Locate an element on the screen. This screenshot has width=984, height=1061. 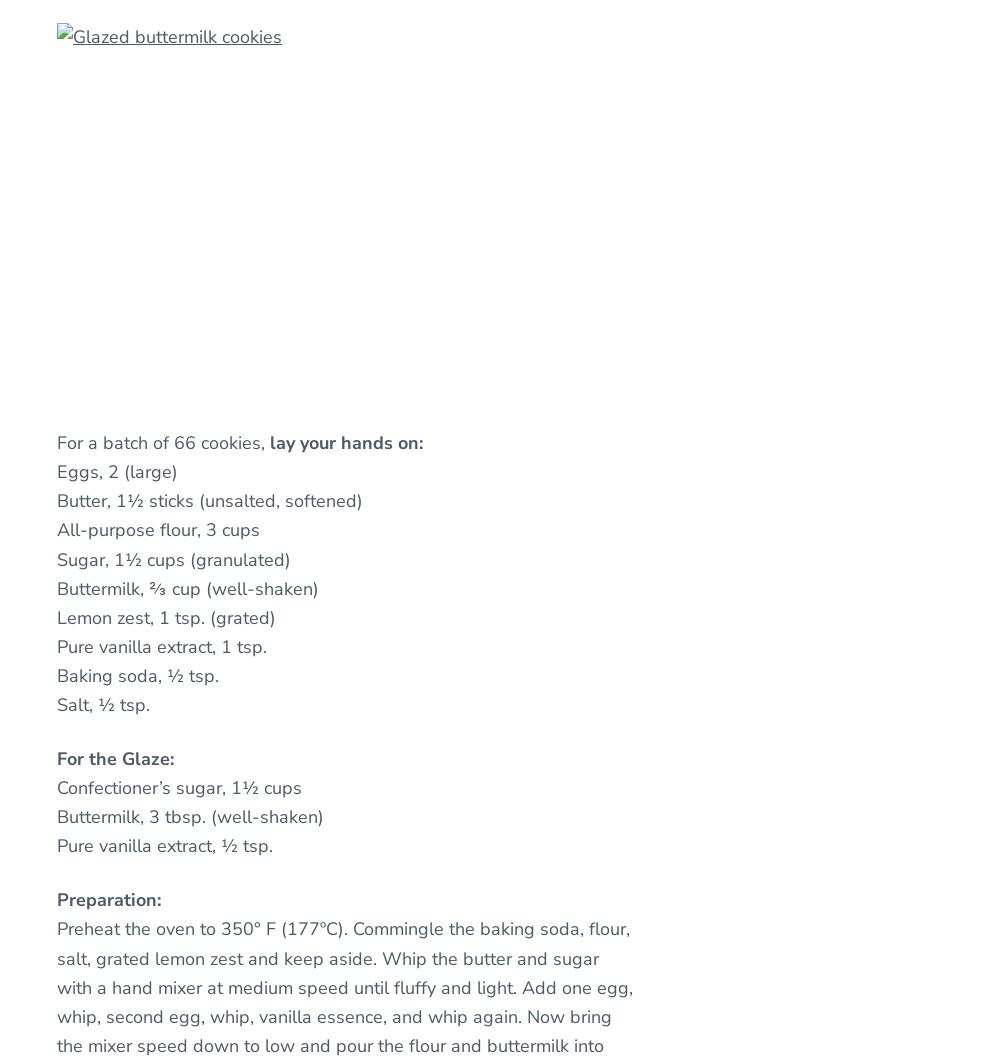
'lay your hands on:' is located at coordinates (269, 442).